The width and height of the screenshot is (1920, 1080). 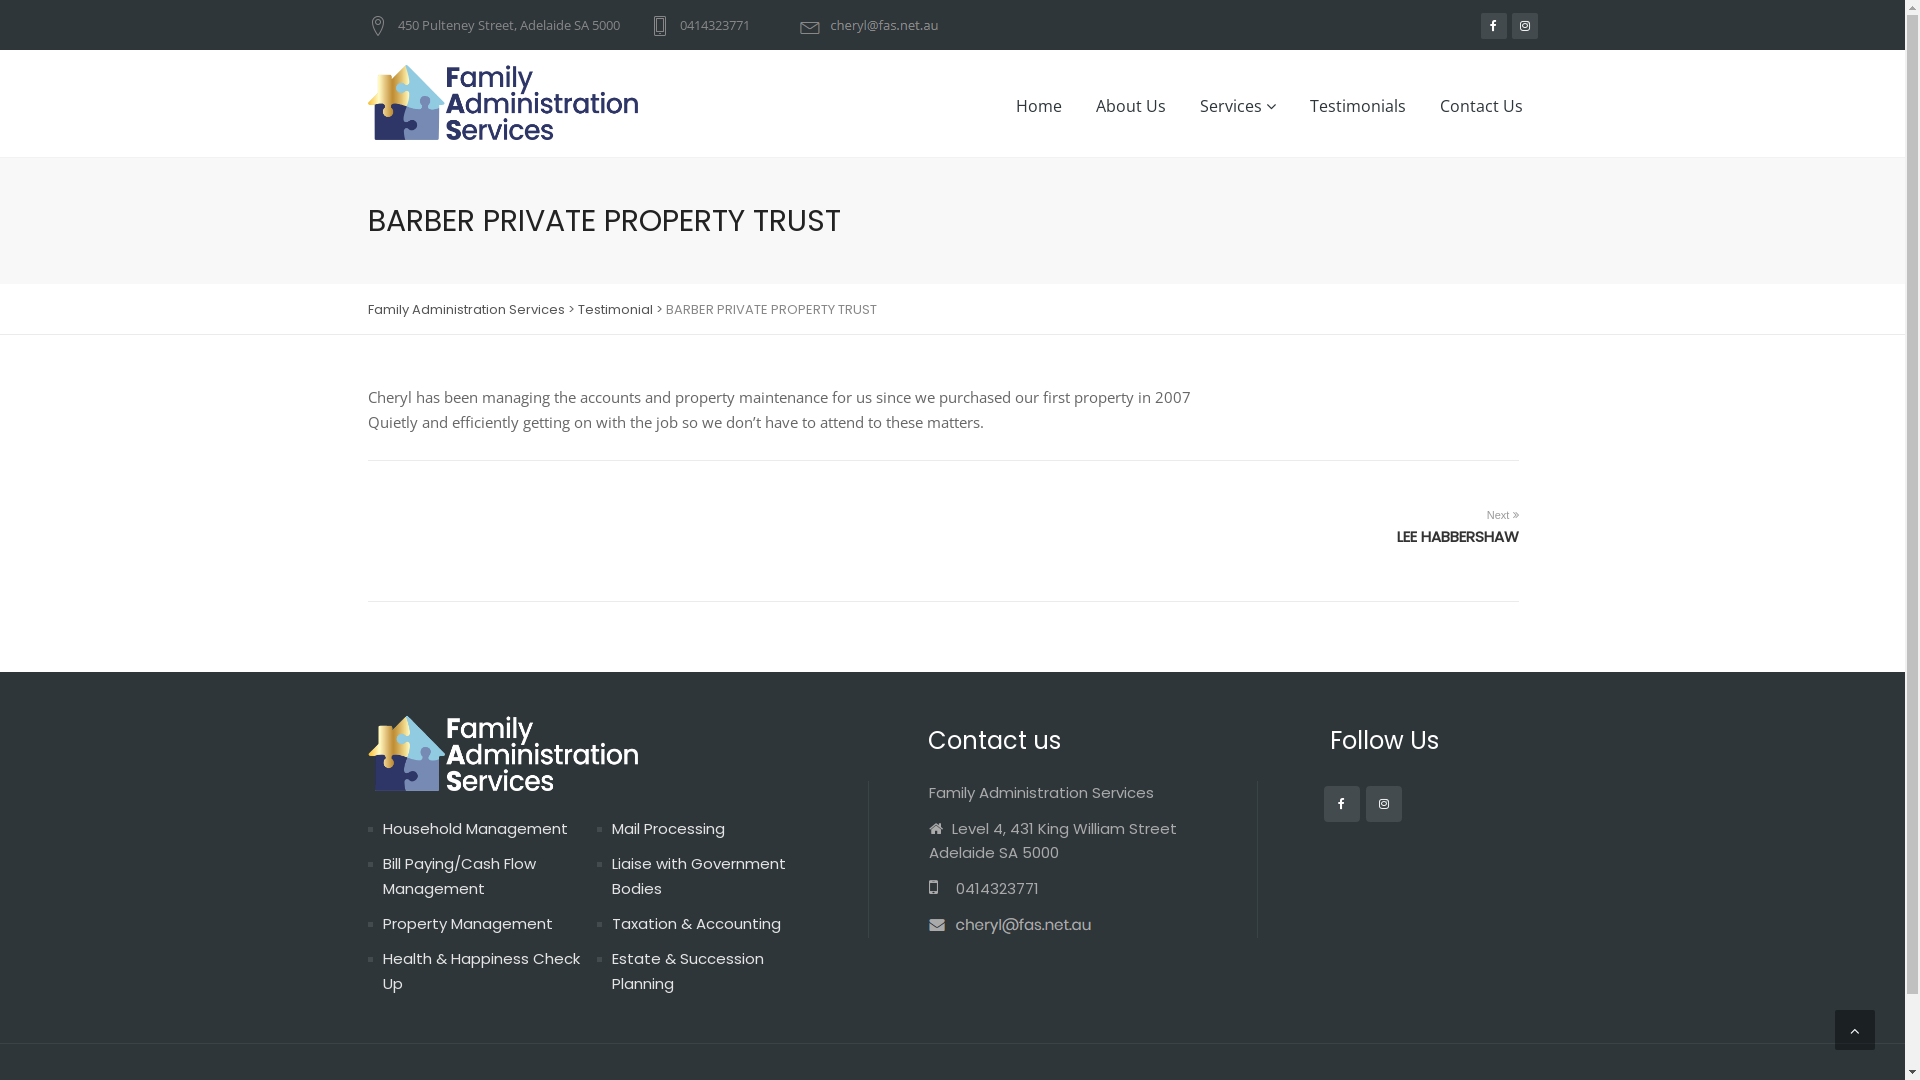 What do you see at coordinates (1294, 105) in the screenshot?
I see `'Testimonials'` at bounding box center [1294, 105].